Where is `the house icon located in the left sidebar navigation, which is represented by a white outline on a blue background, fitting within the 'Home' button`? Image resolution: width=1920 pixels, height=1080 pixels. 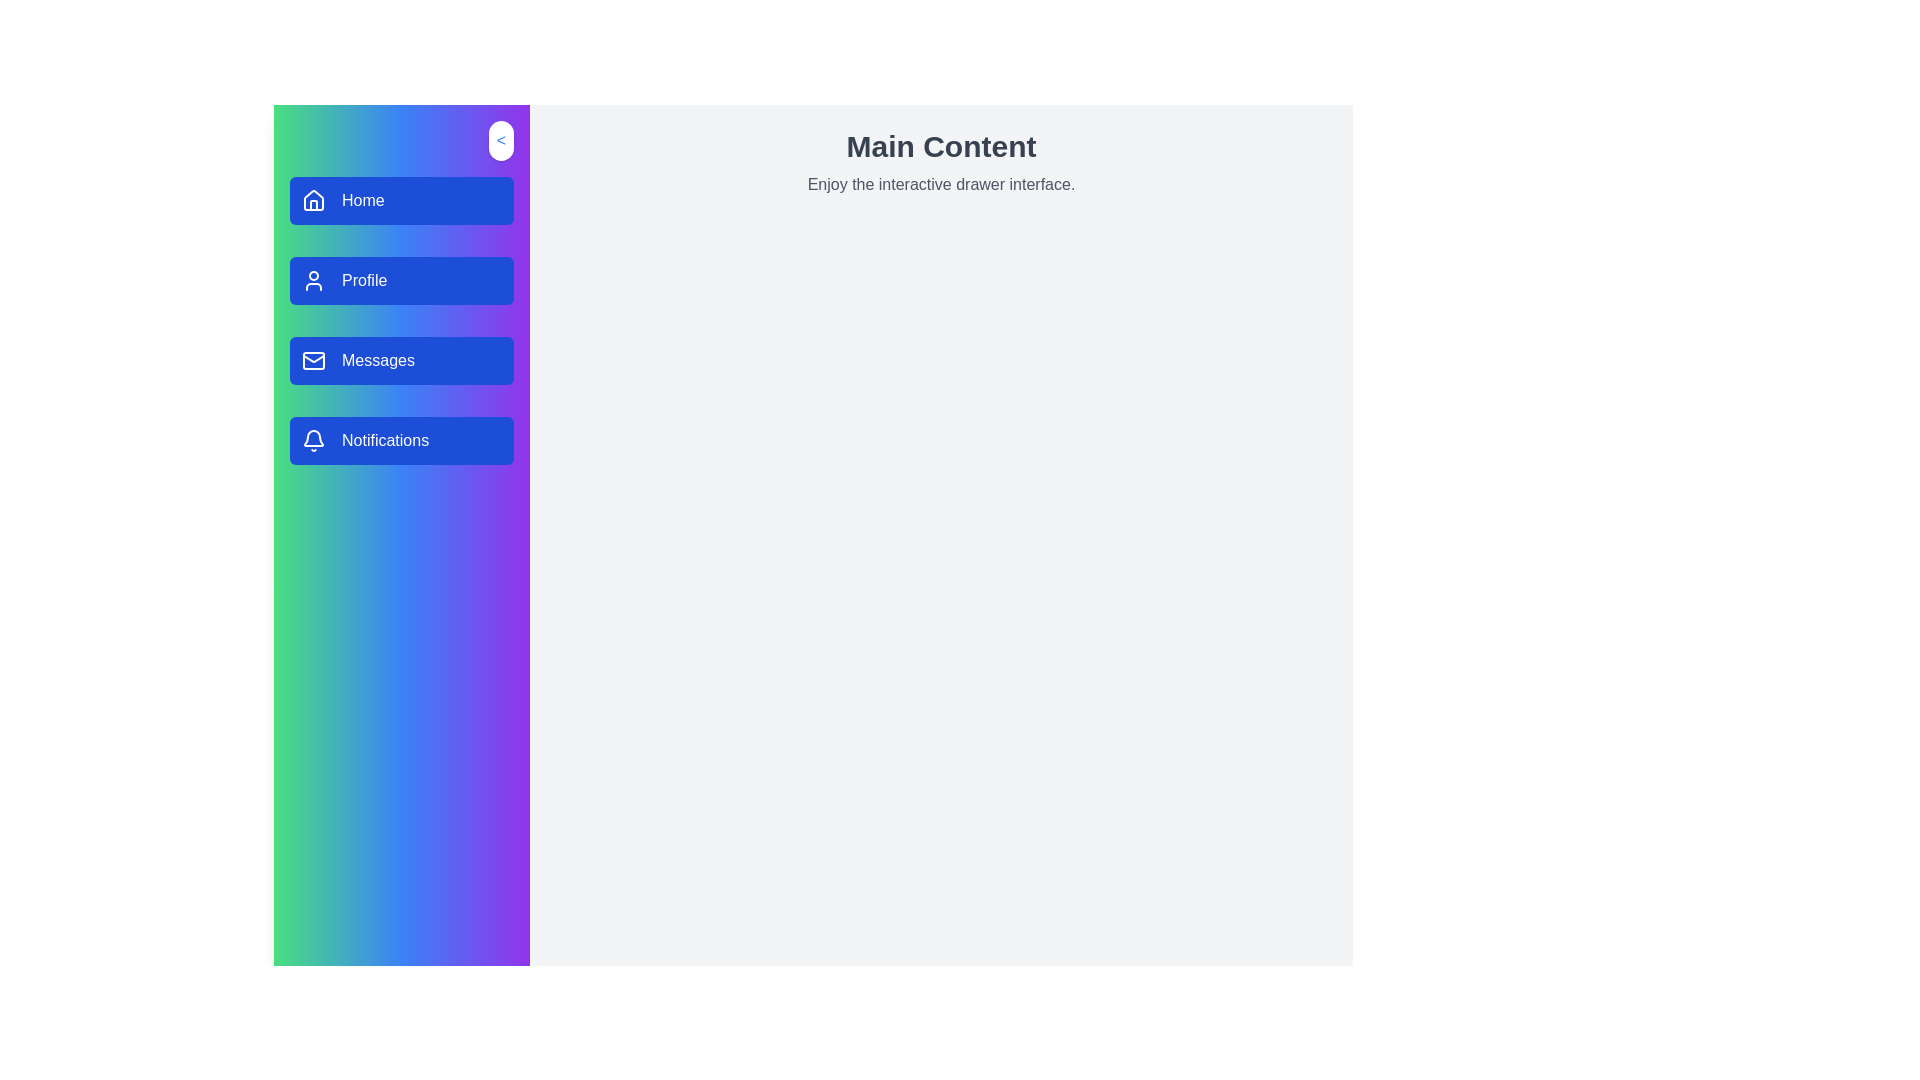 the house icon located in the left sidebar navigation, which is represented by a white outline on a blue background, fitting within the 'Home' button is located at coordinates (312, 200).